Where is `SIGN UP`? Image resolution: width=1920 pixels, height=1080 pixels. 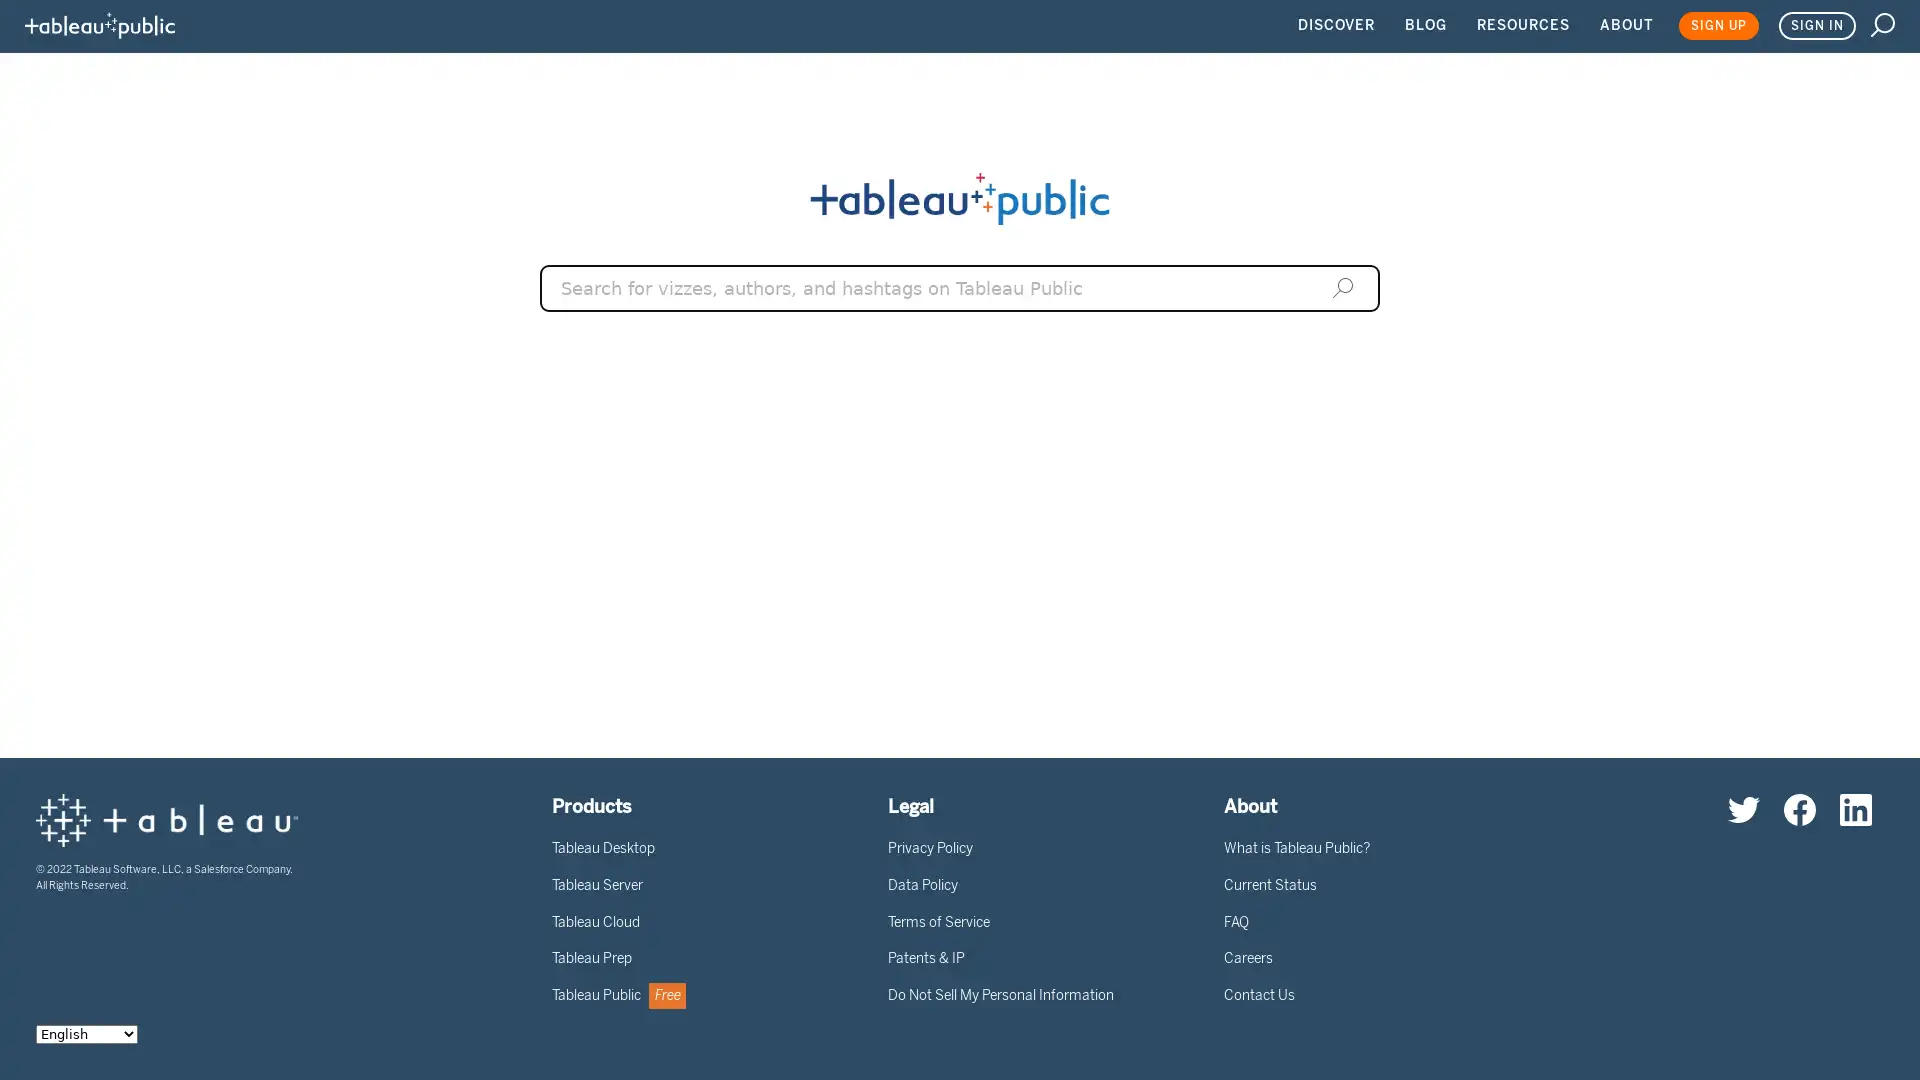 SIGN UP is located at coordinates (1717, 26).